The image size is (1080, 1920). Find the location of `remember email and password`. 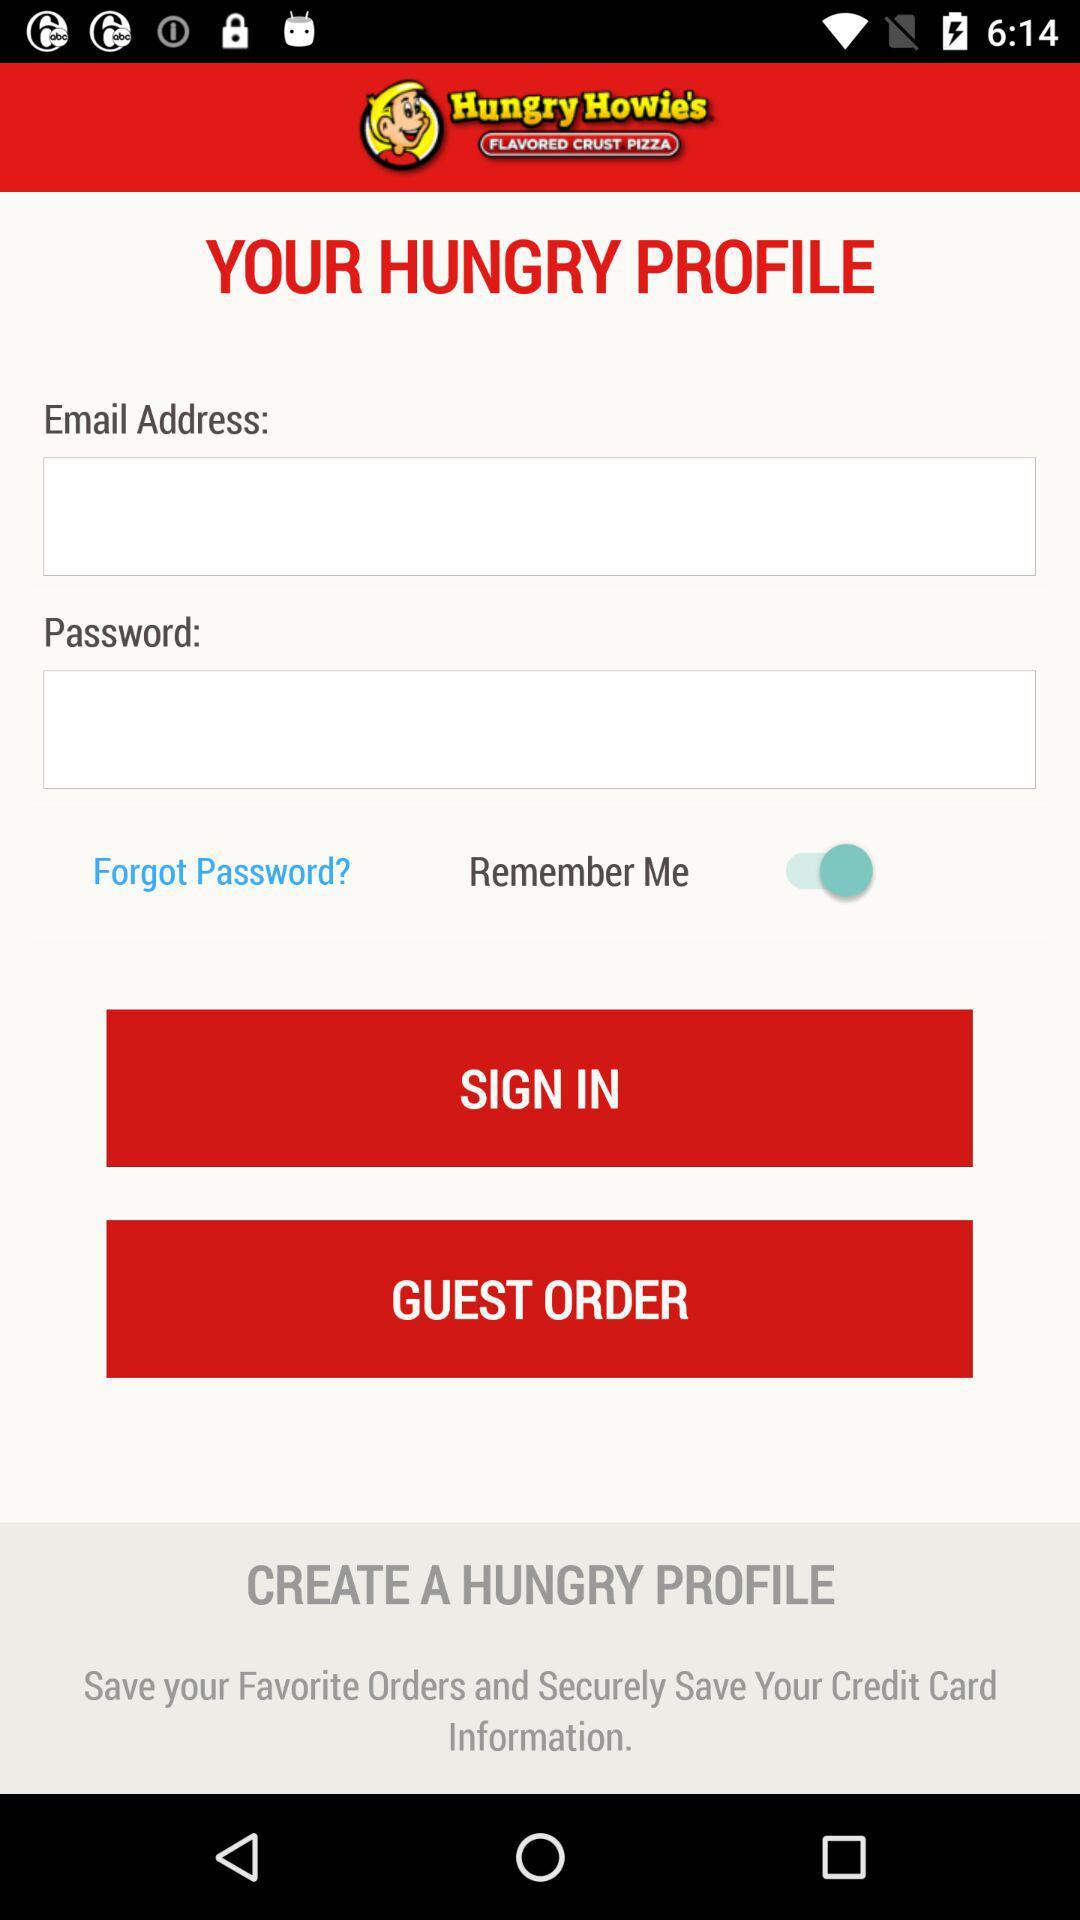

remember email and password is located at coordinates (819, 870).